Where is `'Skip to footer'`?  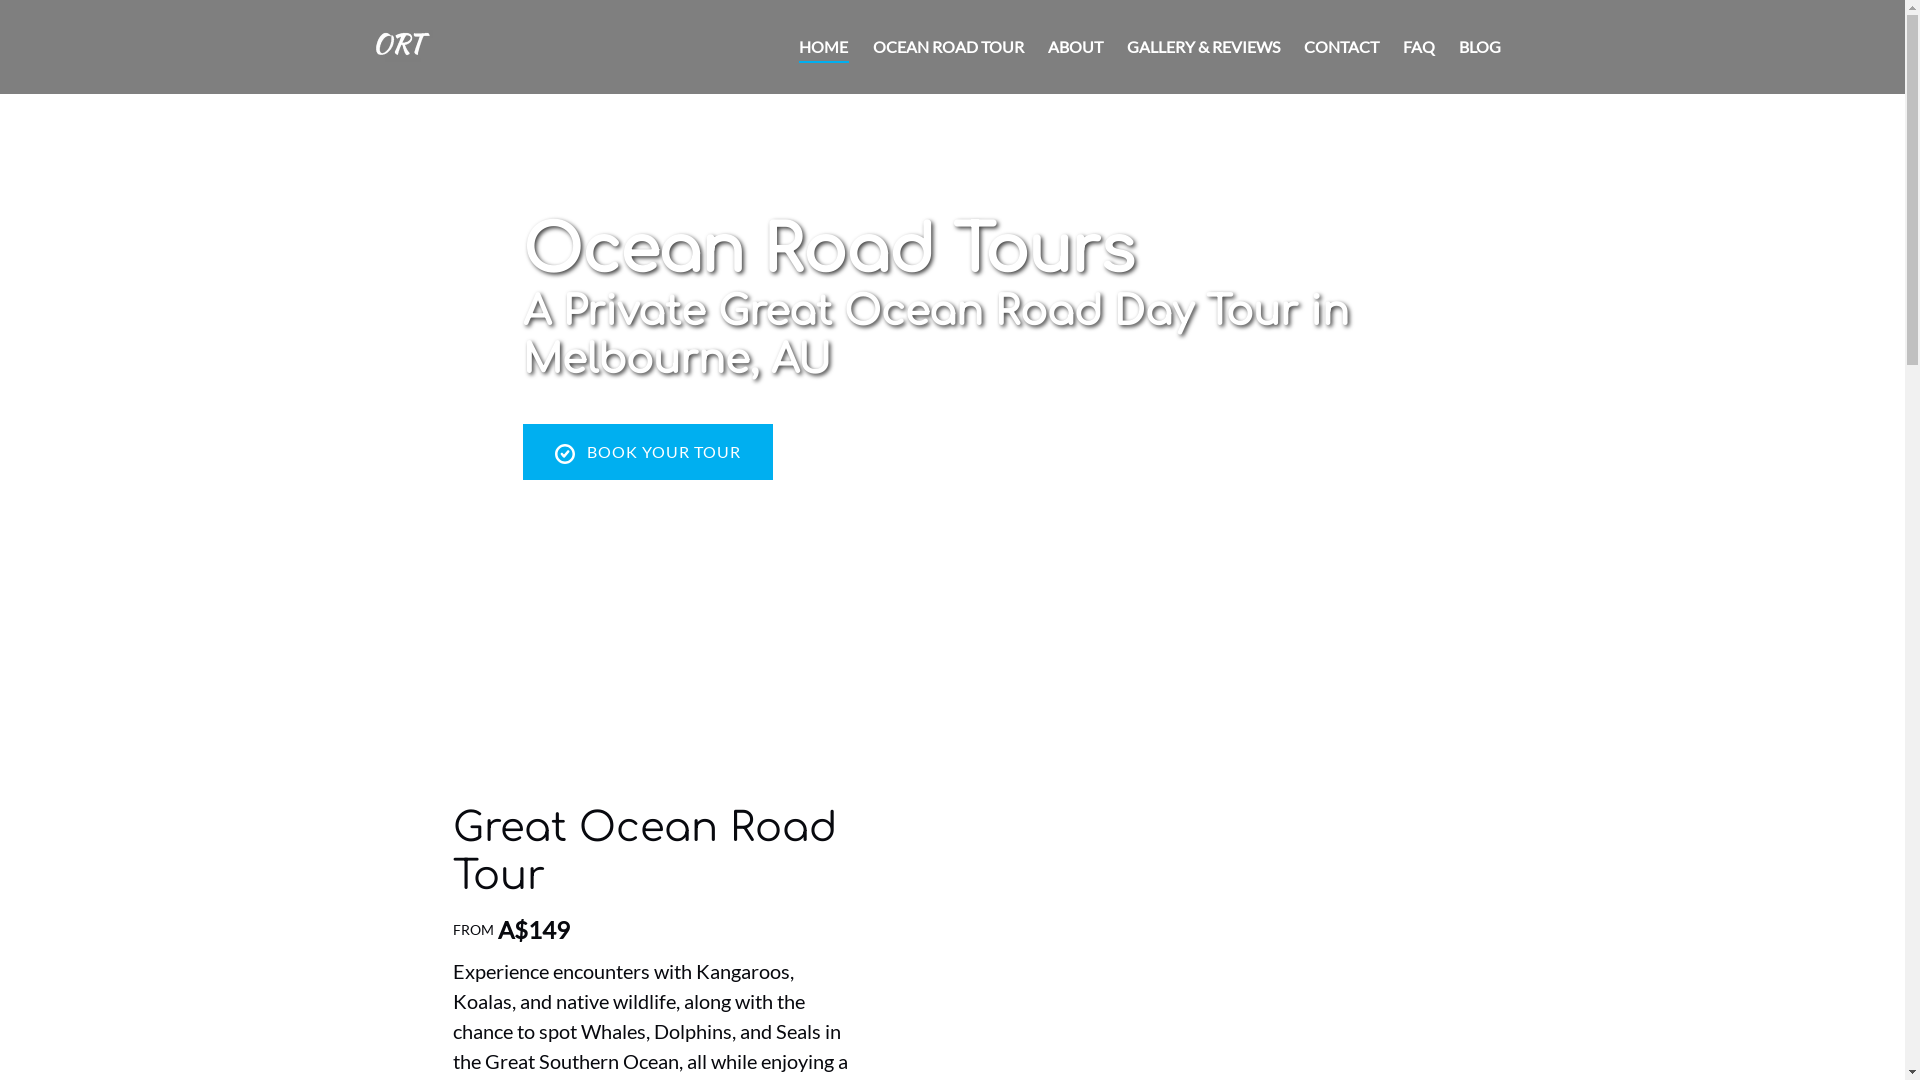 'Skip to footer' is located at coordinates (56, 22).